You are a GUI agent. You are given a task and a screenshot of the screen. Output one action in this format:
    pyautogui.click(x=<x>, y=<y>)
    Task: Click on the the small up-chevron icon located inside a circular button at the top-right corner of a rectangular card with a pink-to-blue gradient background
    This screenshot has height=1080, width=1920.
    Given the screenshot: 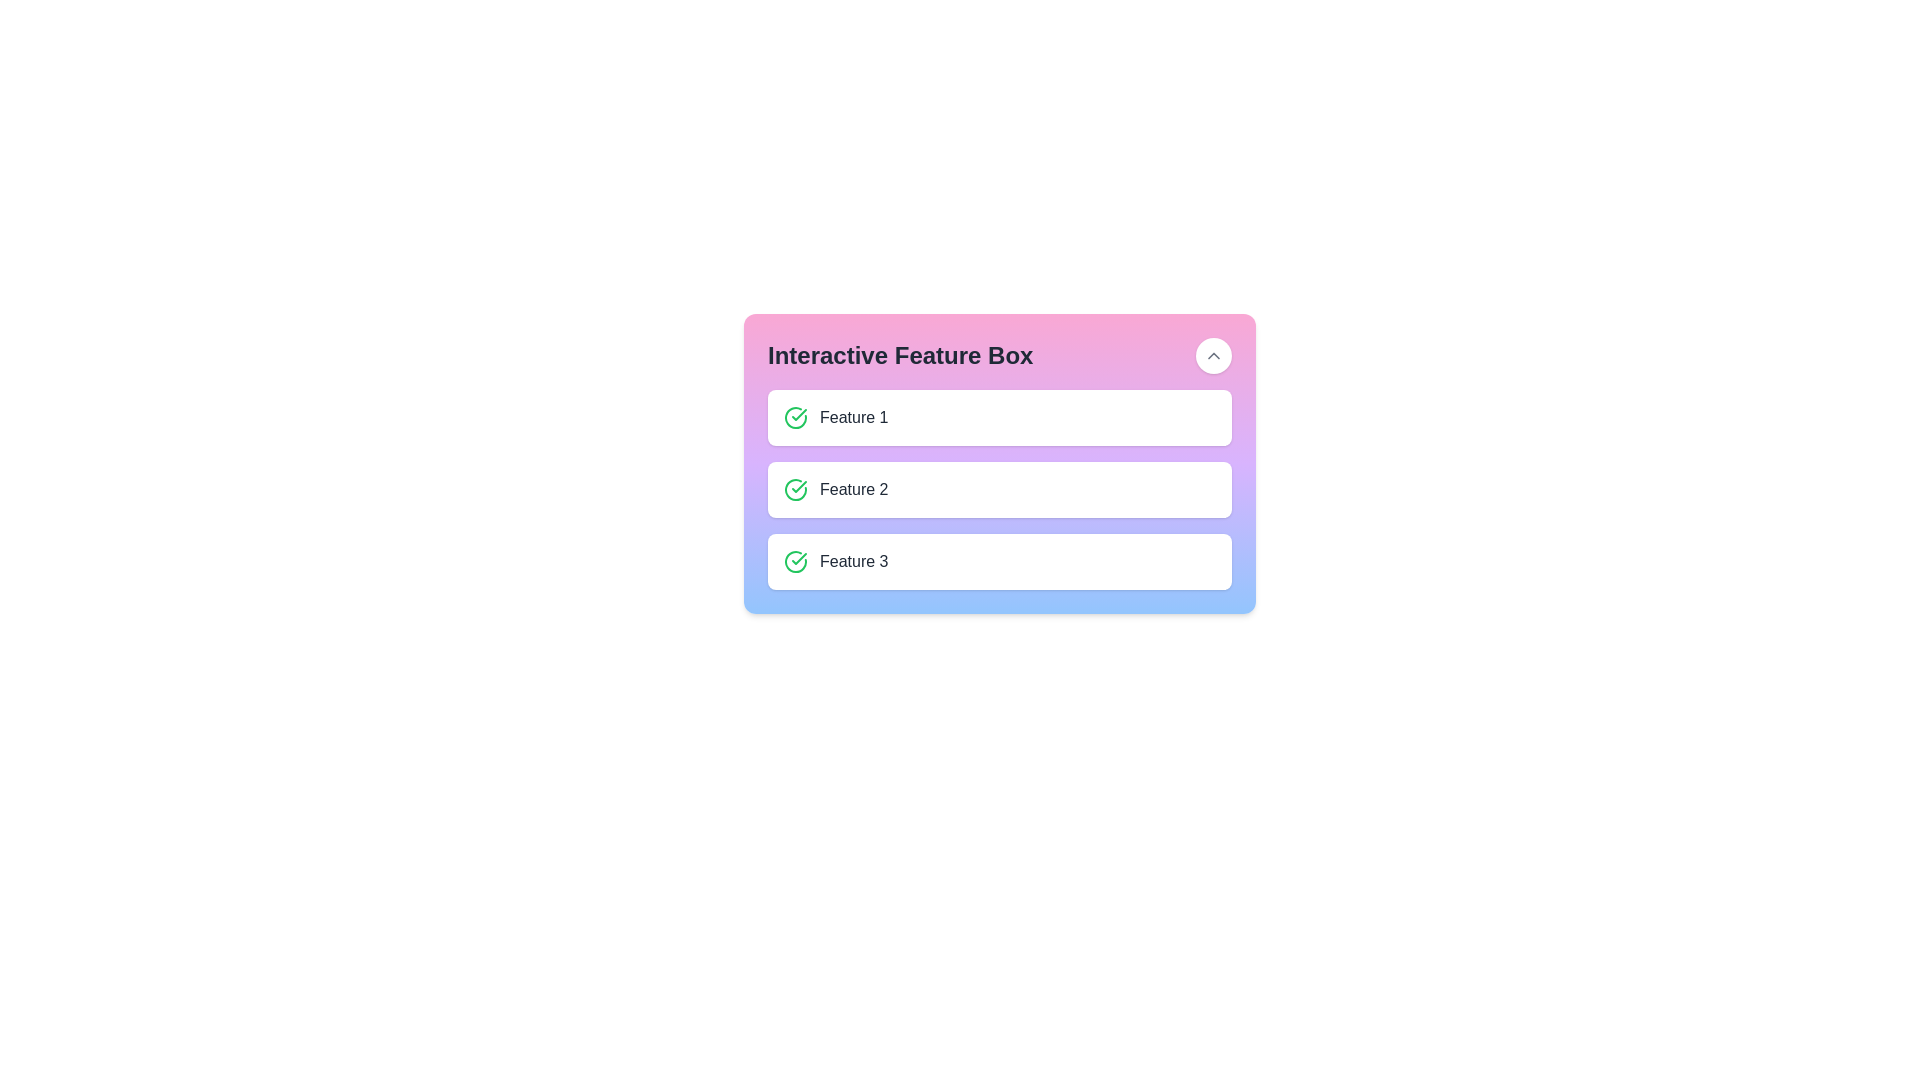 What is the action you would take?
    pyautogui.click(x=1213, y=354)
    